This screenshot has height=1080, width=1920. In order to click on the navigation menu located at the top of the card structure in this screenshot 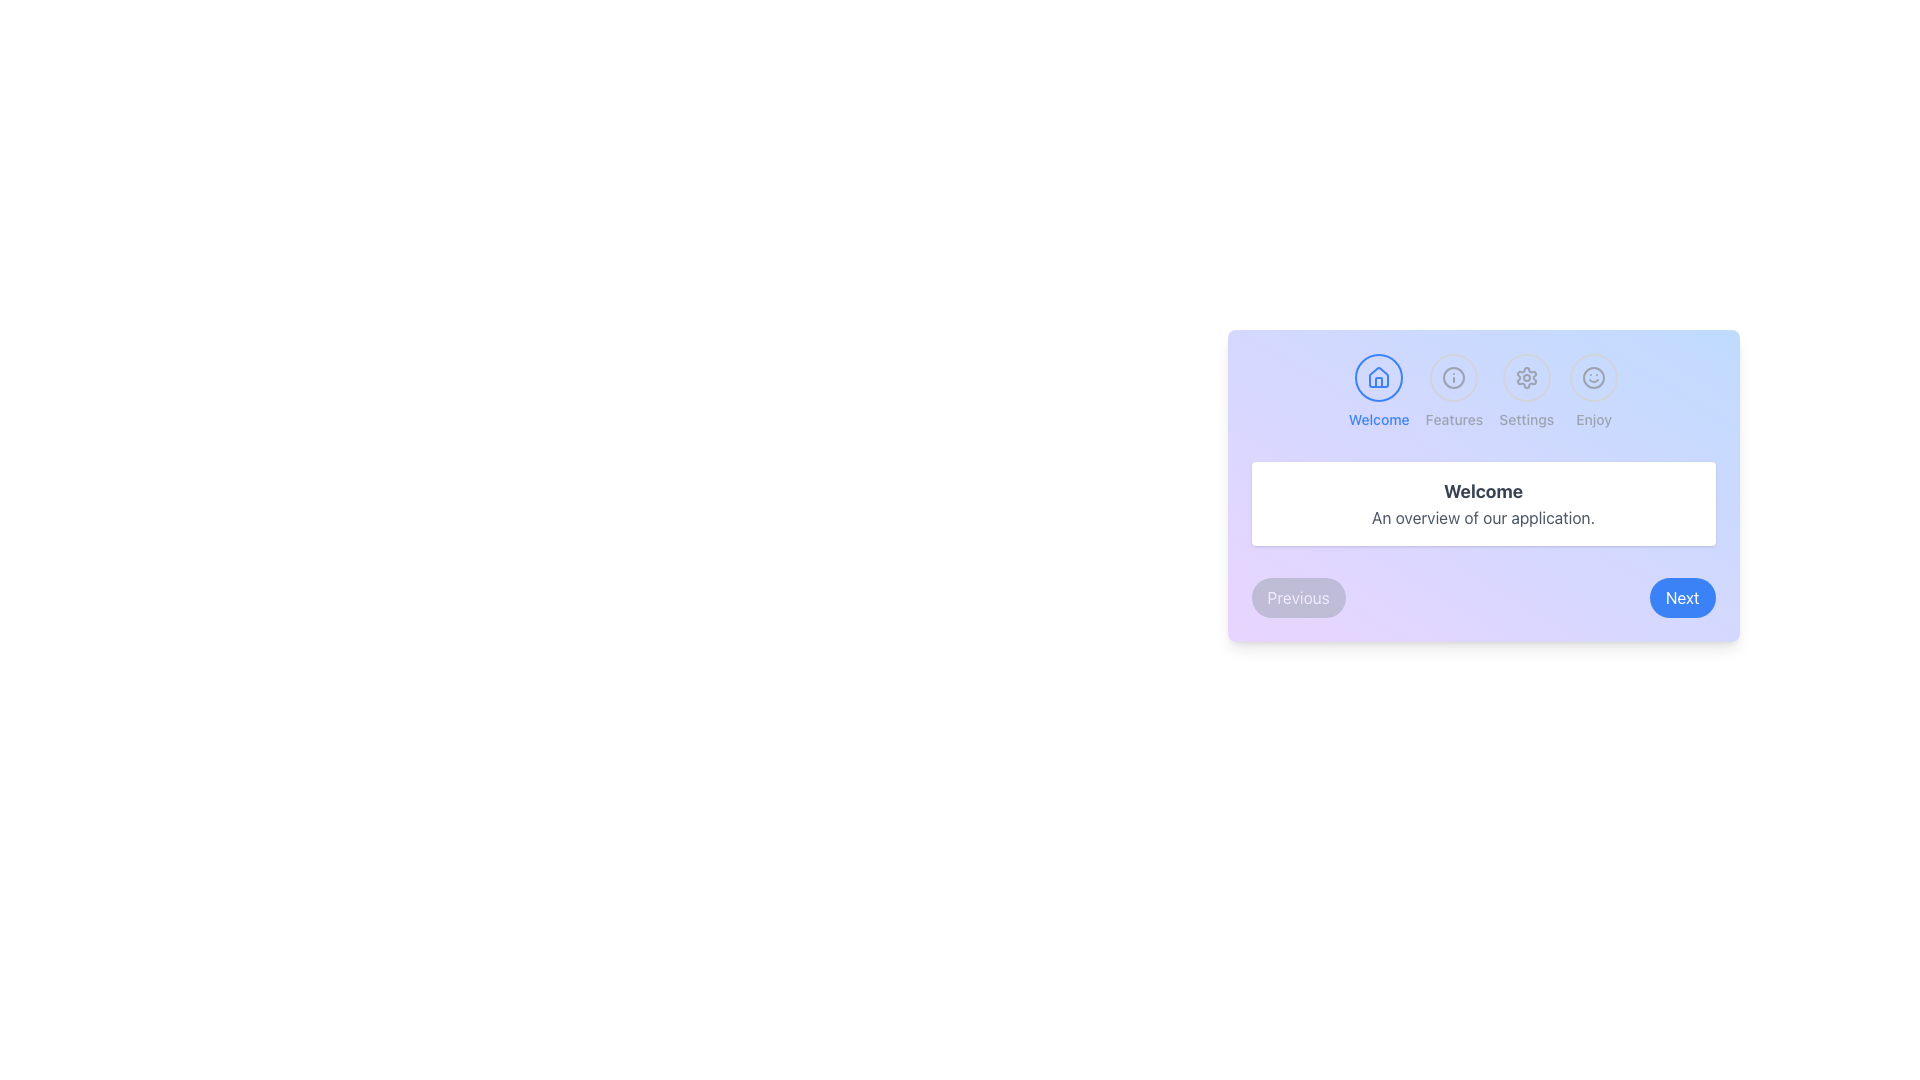, I will do `click(1483, 392)`.